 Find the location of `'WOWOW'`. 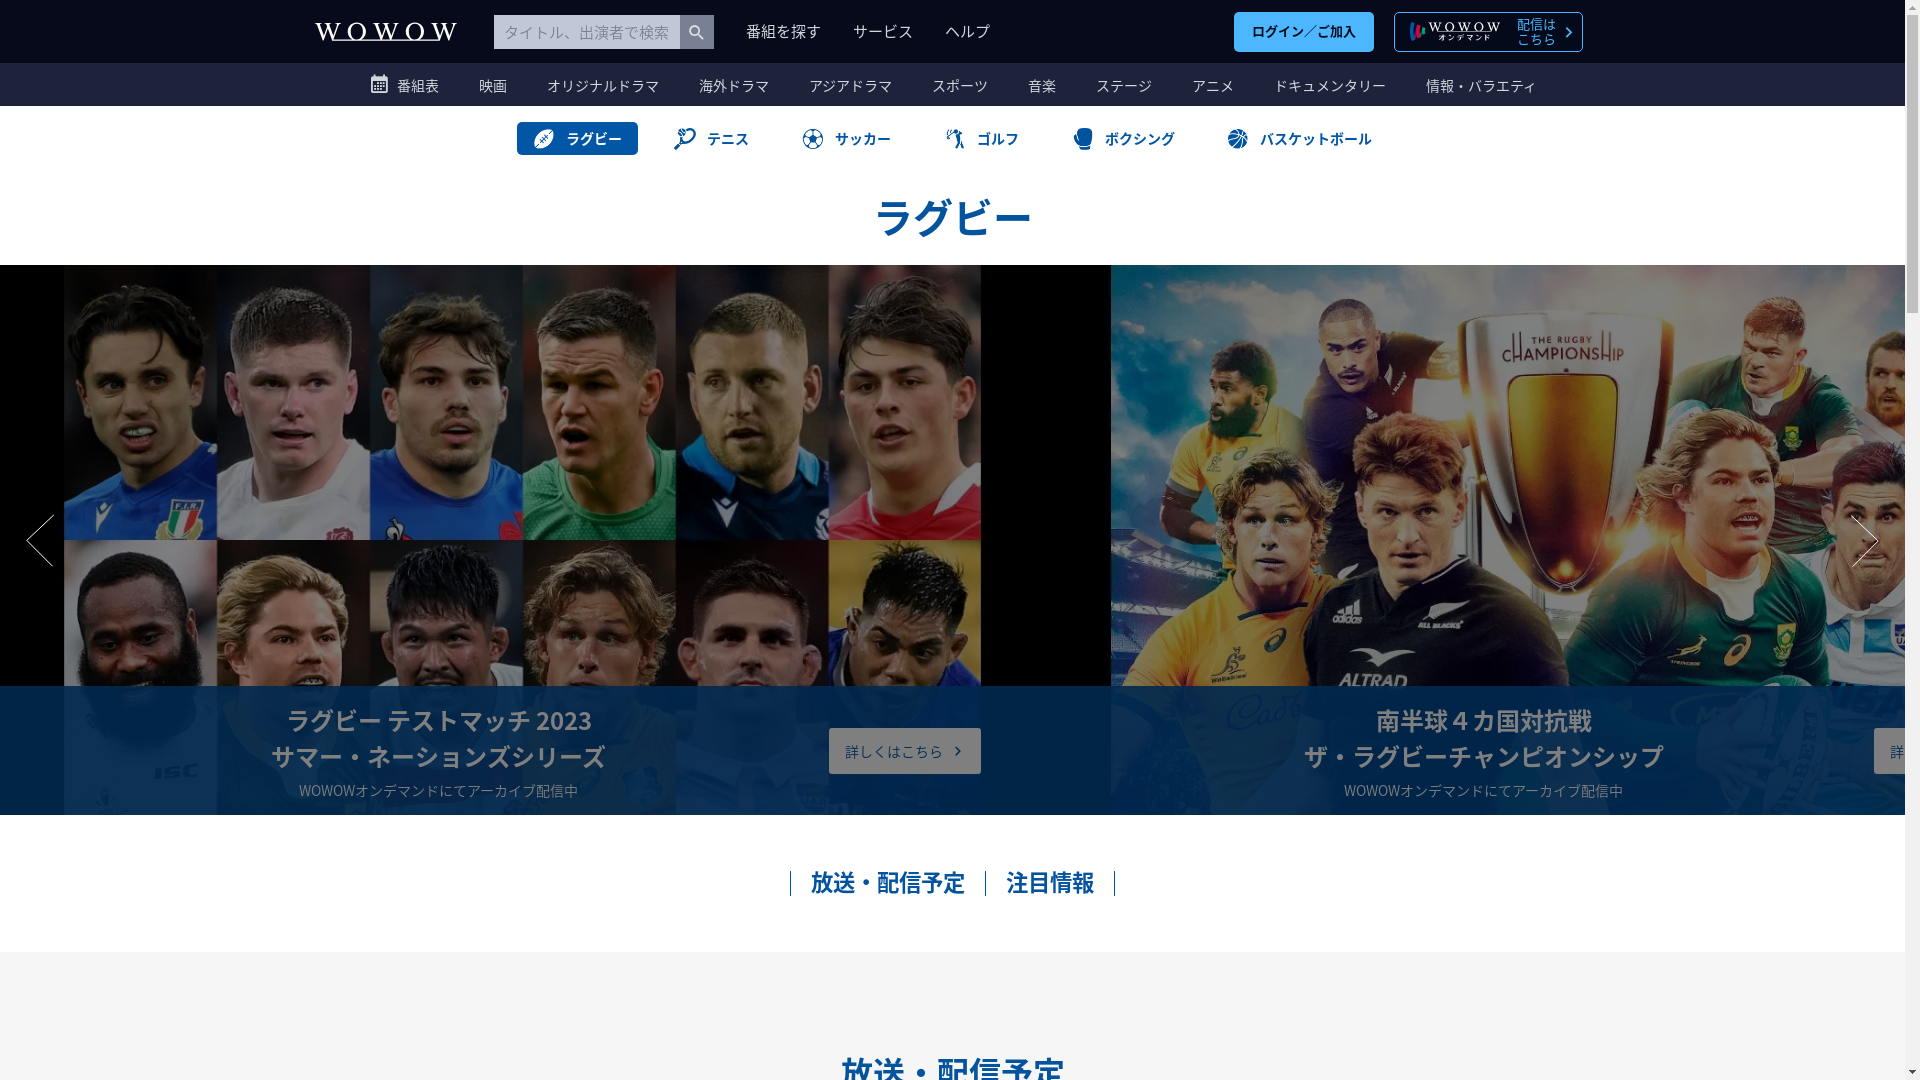

'WOWOW' is located at coordinates (311, 31).